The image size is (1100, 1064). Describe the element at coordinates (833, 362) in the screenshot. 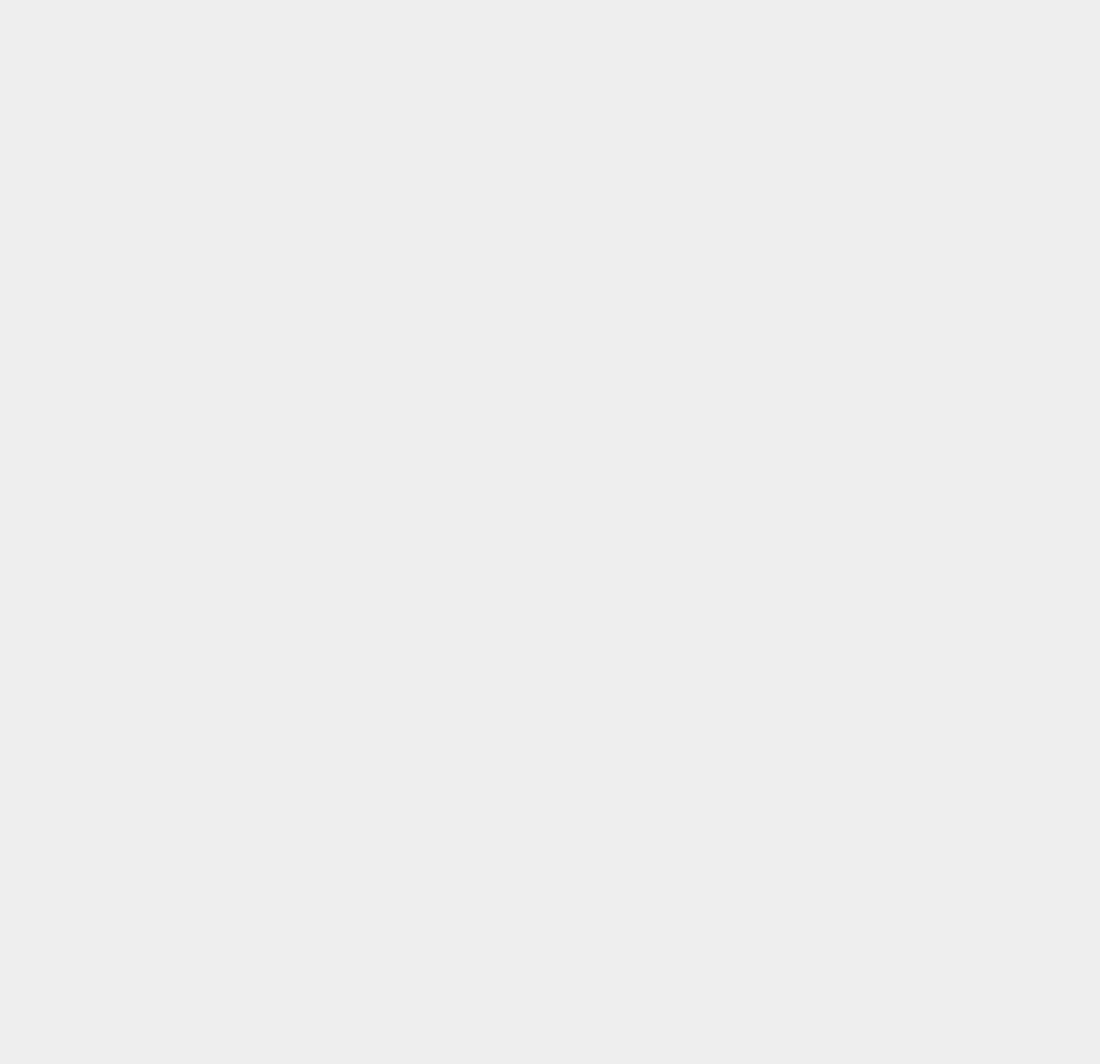

I see `'Social Networking'` at that location.